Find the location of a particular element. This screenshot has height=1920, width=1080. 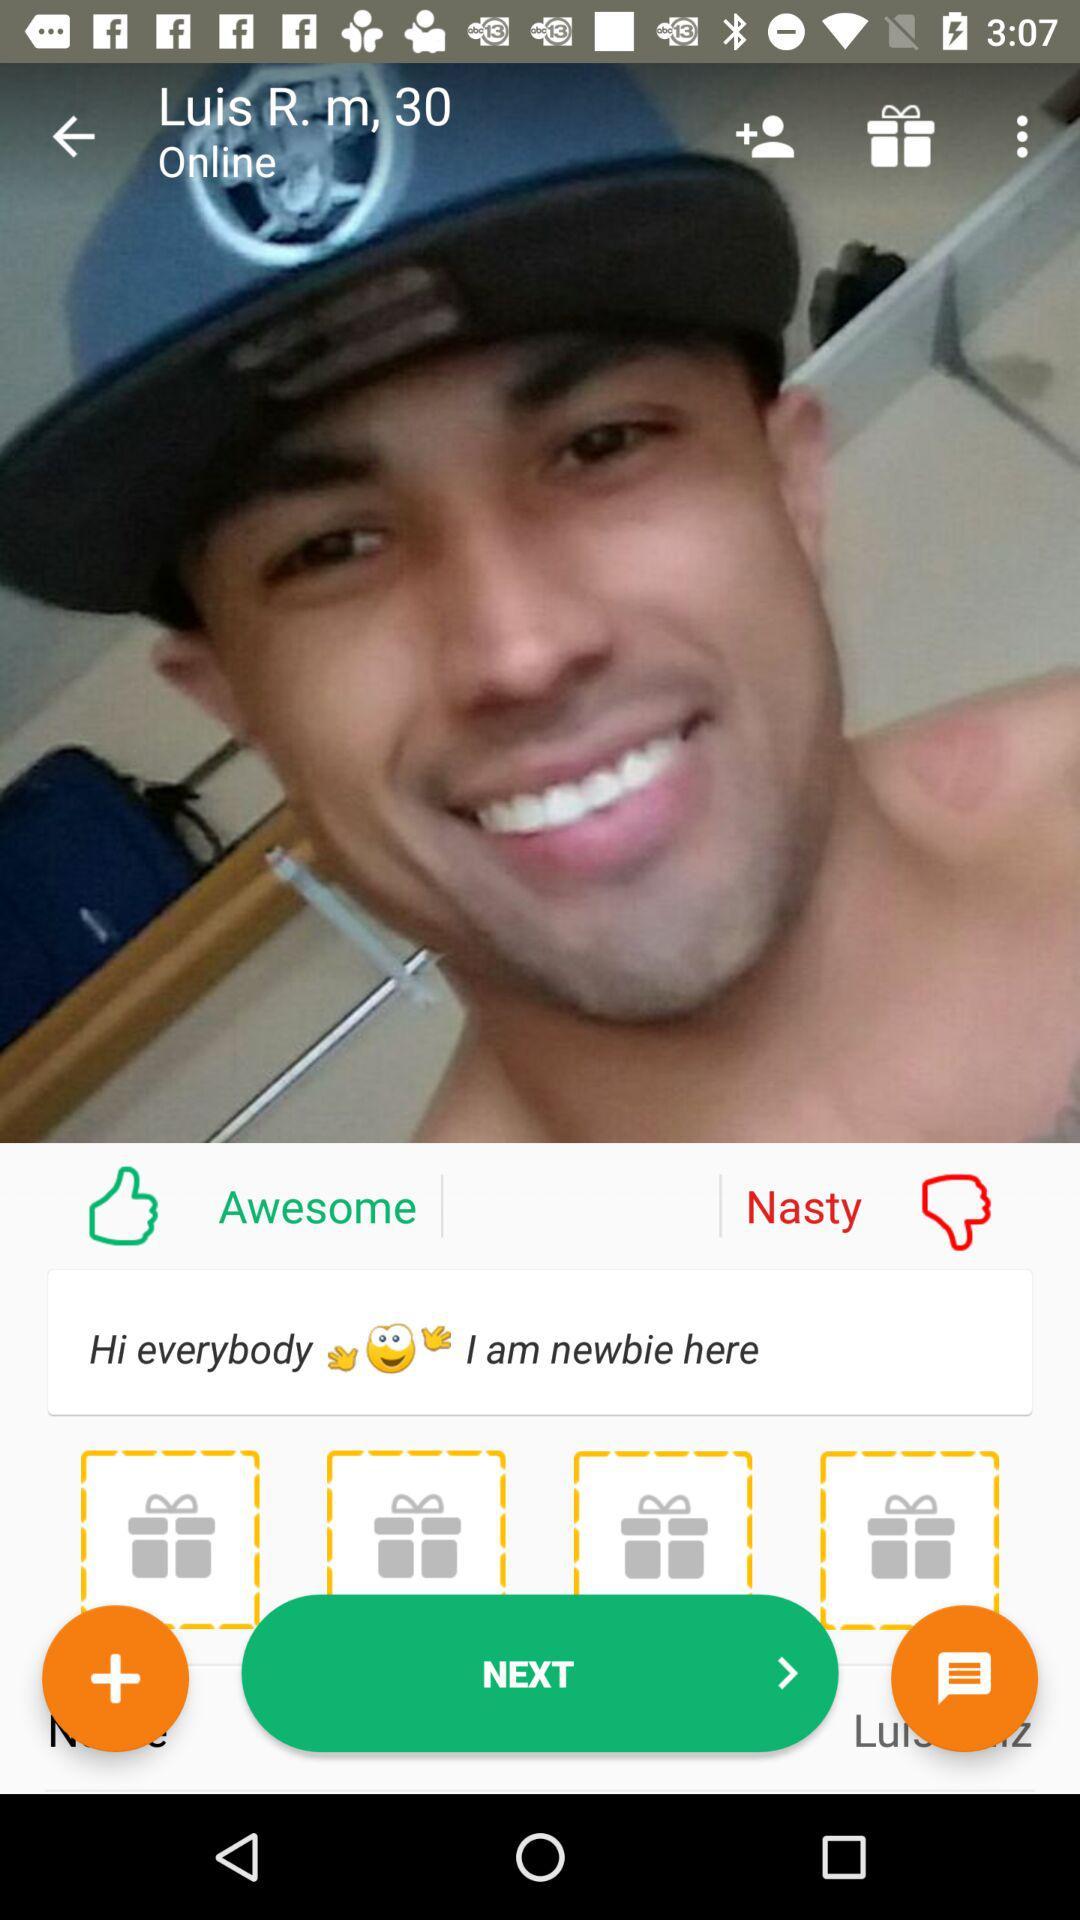

the add icon is located at coordinates (115, 1678).